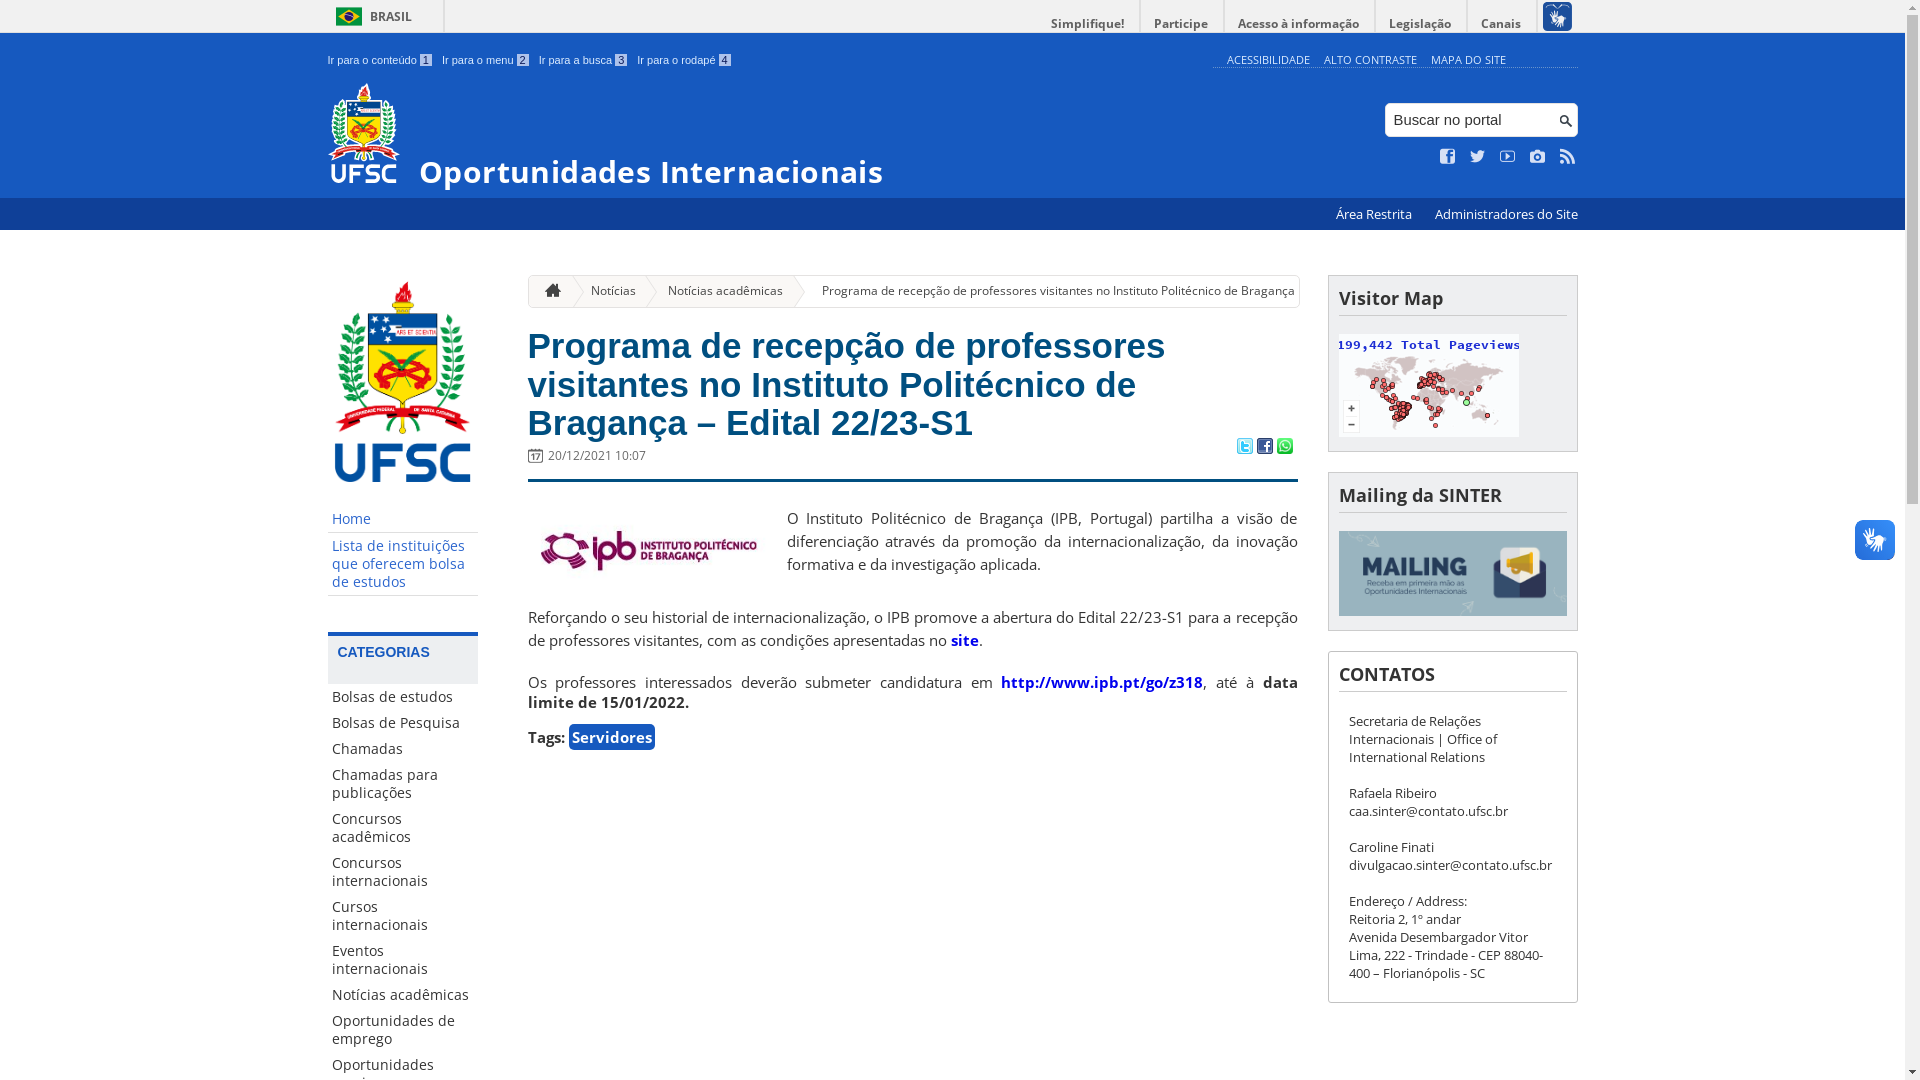  Describe the element at coordinates (1448, 156) in the screenshot. I see `'Curta no Facebook'` at that location.